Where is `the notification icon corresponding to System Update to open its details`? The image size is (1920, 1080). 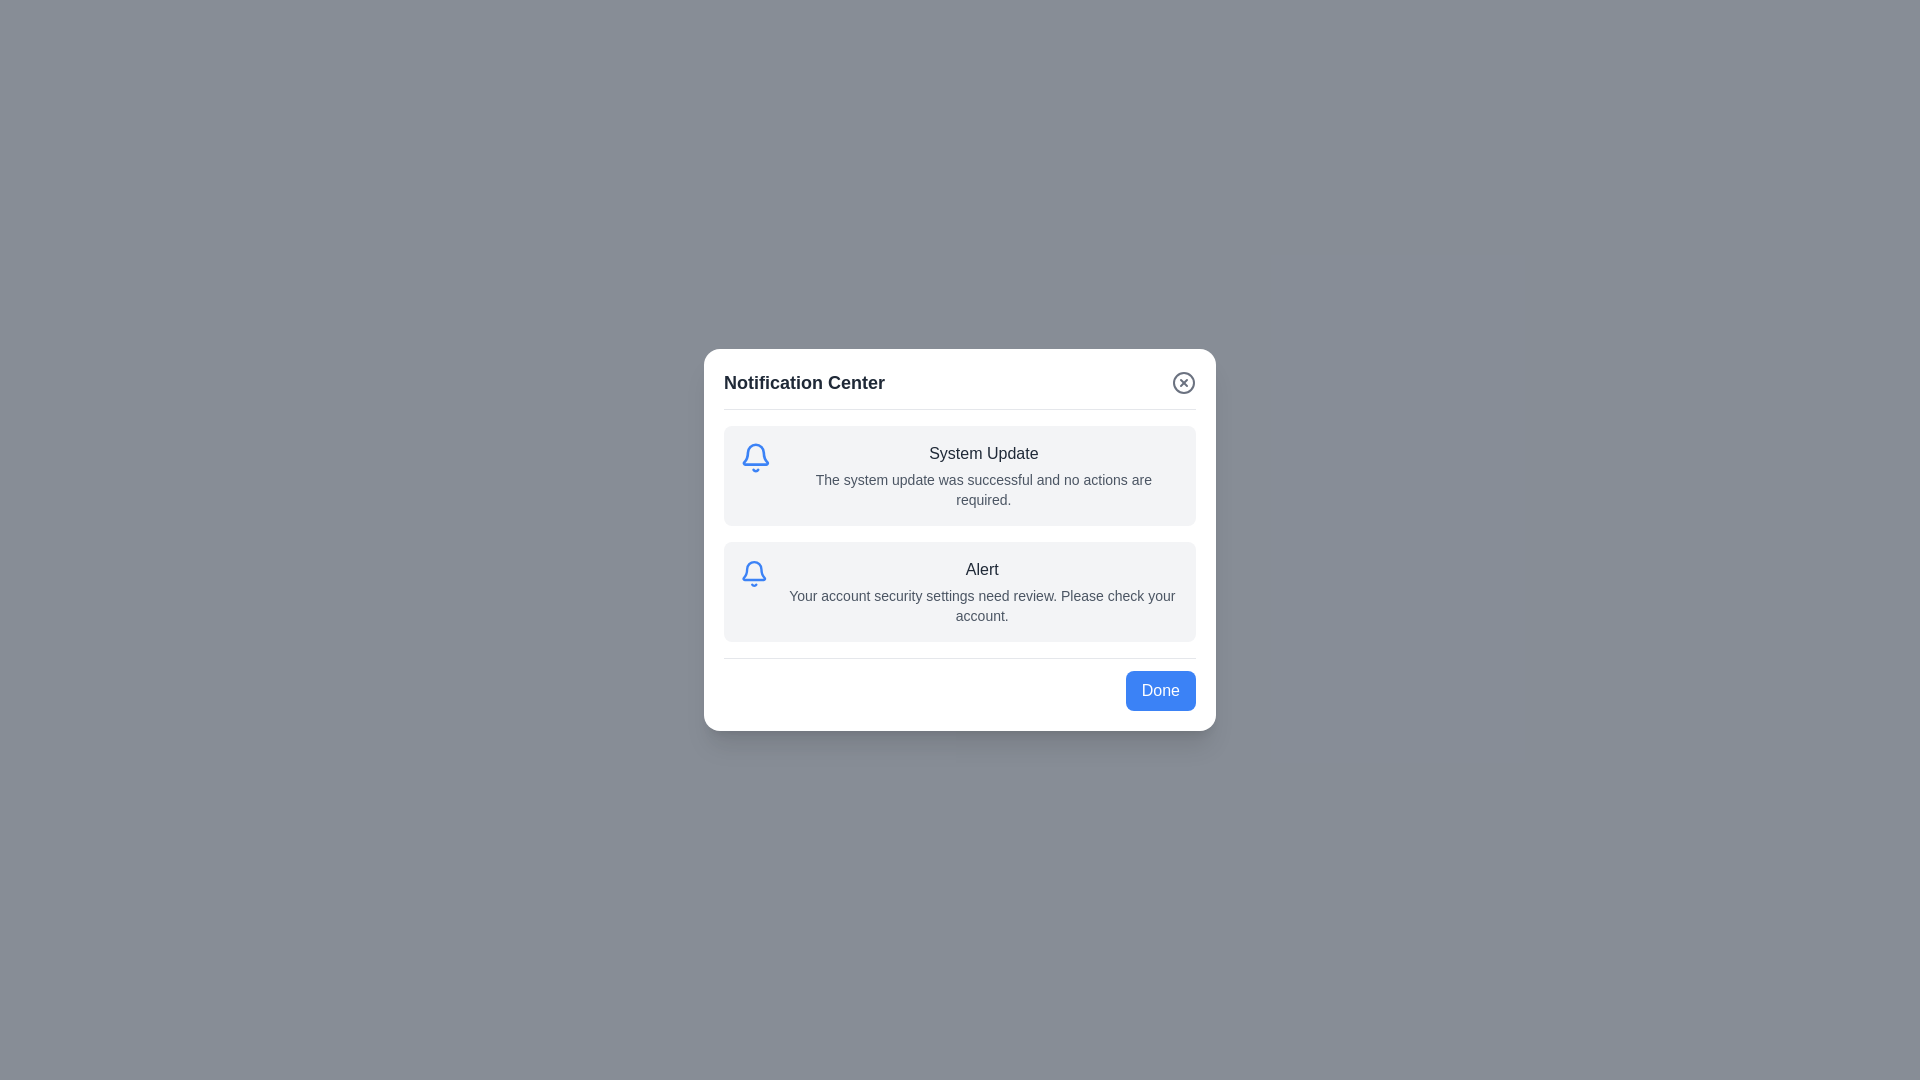 the notification icon corresponding to System Update to open its details is located at coordinates (754, 458).